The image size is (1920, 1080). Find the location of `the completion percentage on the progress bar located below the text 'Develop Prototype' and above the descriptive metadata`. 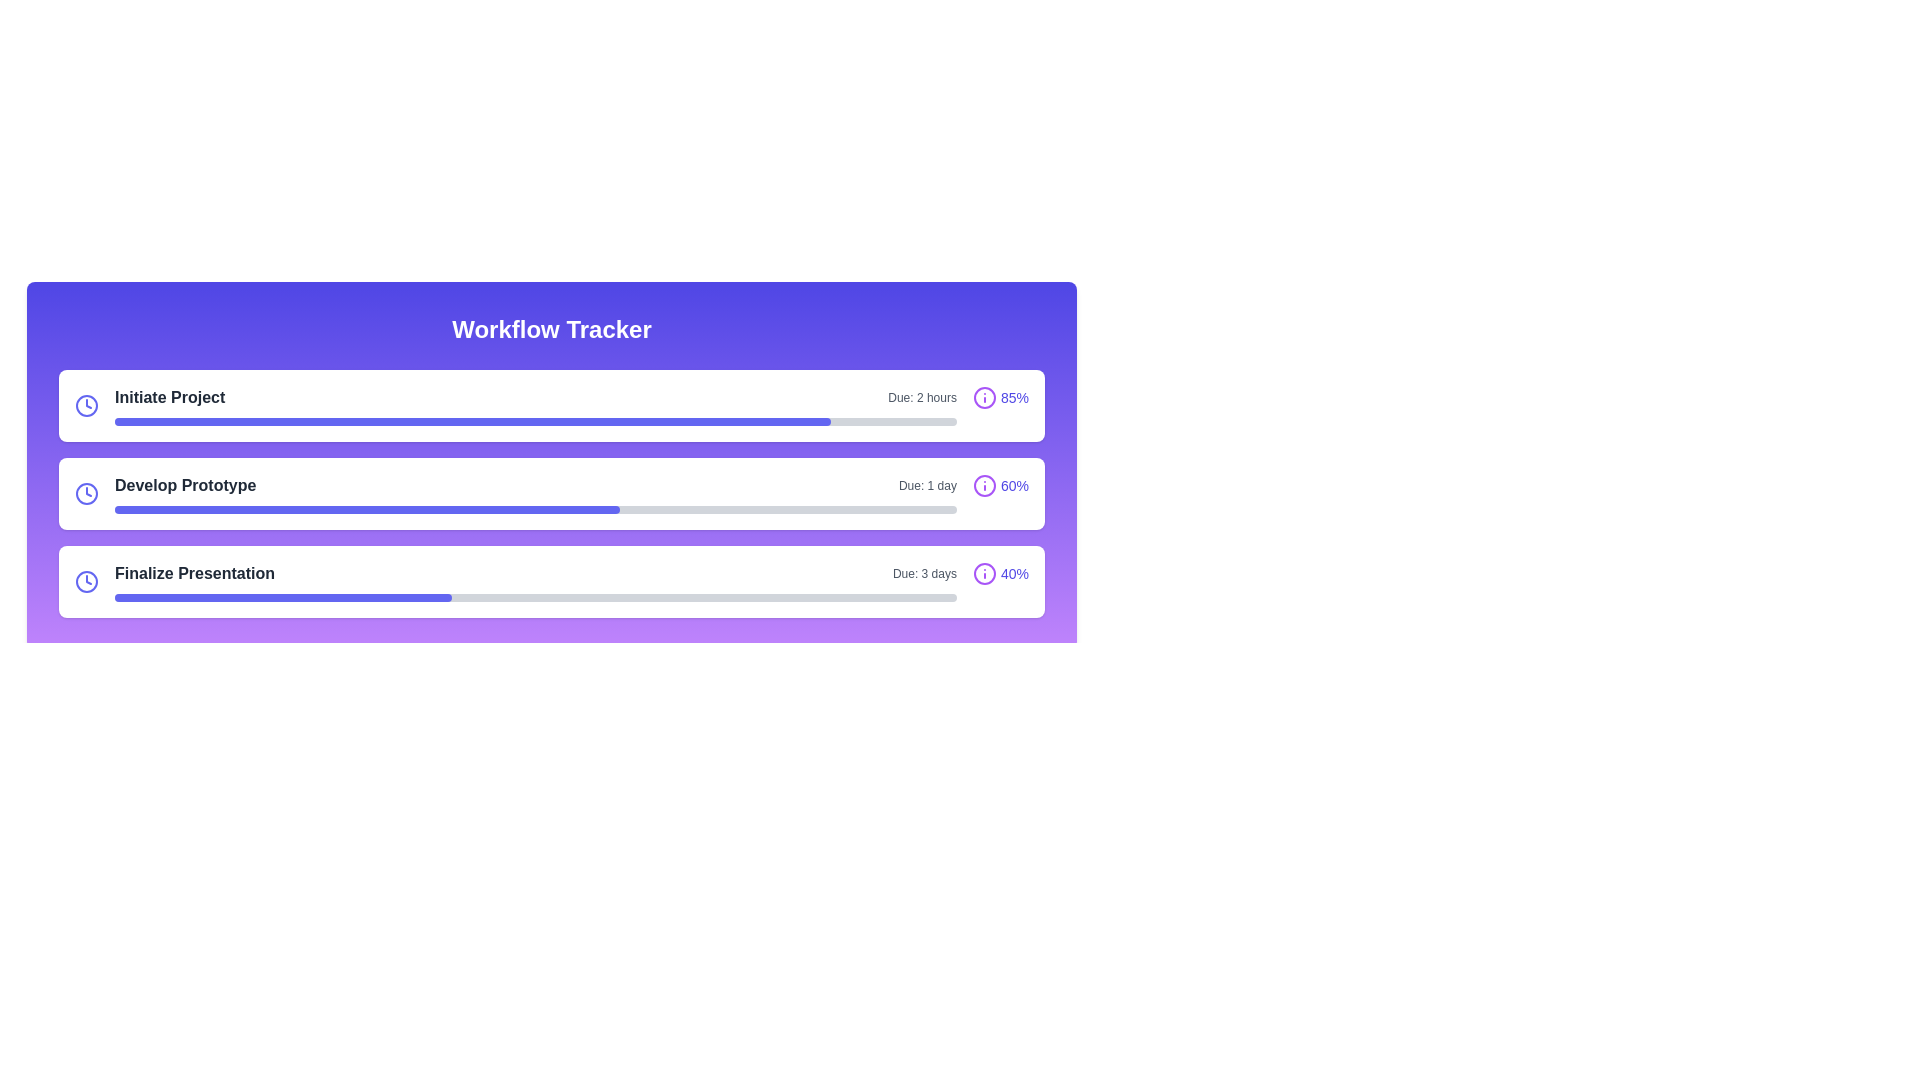

the completion percentage on the progress bar located below the text 'Develop Prototype' and above the descriptive metadata is located at coordinates (536, 508).